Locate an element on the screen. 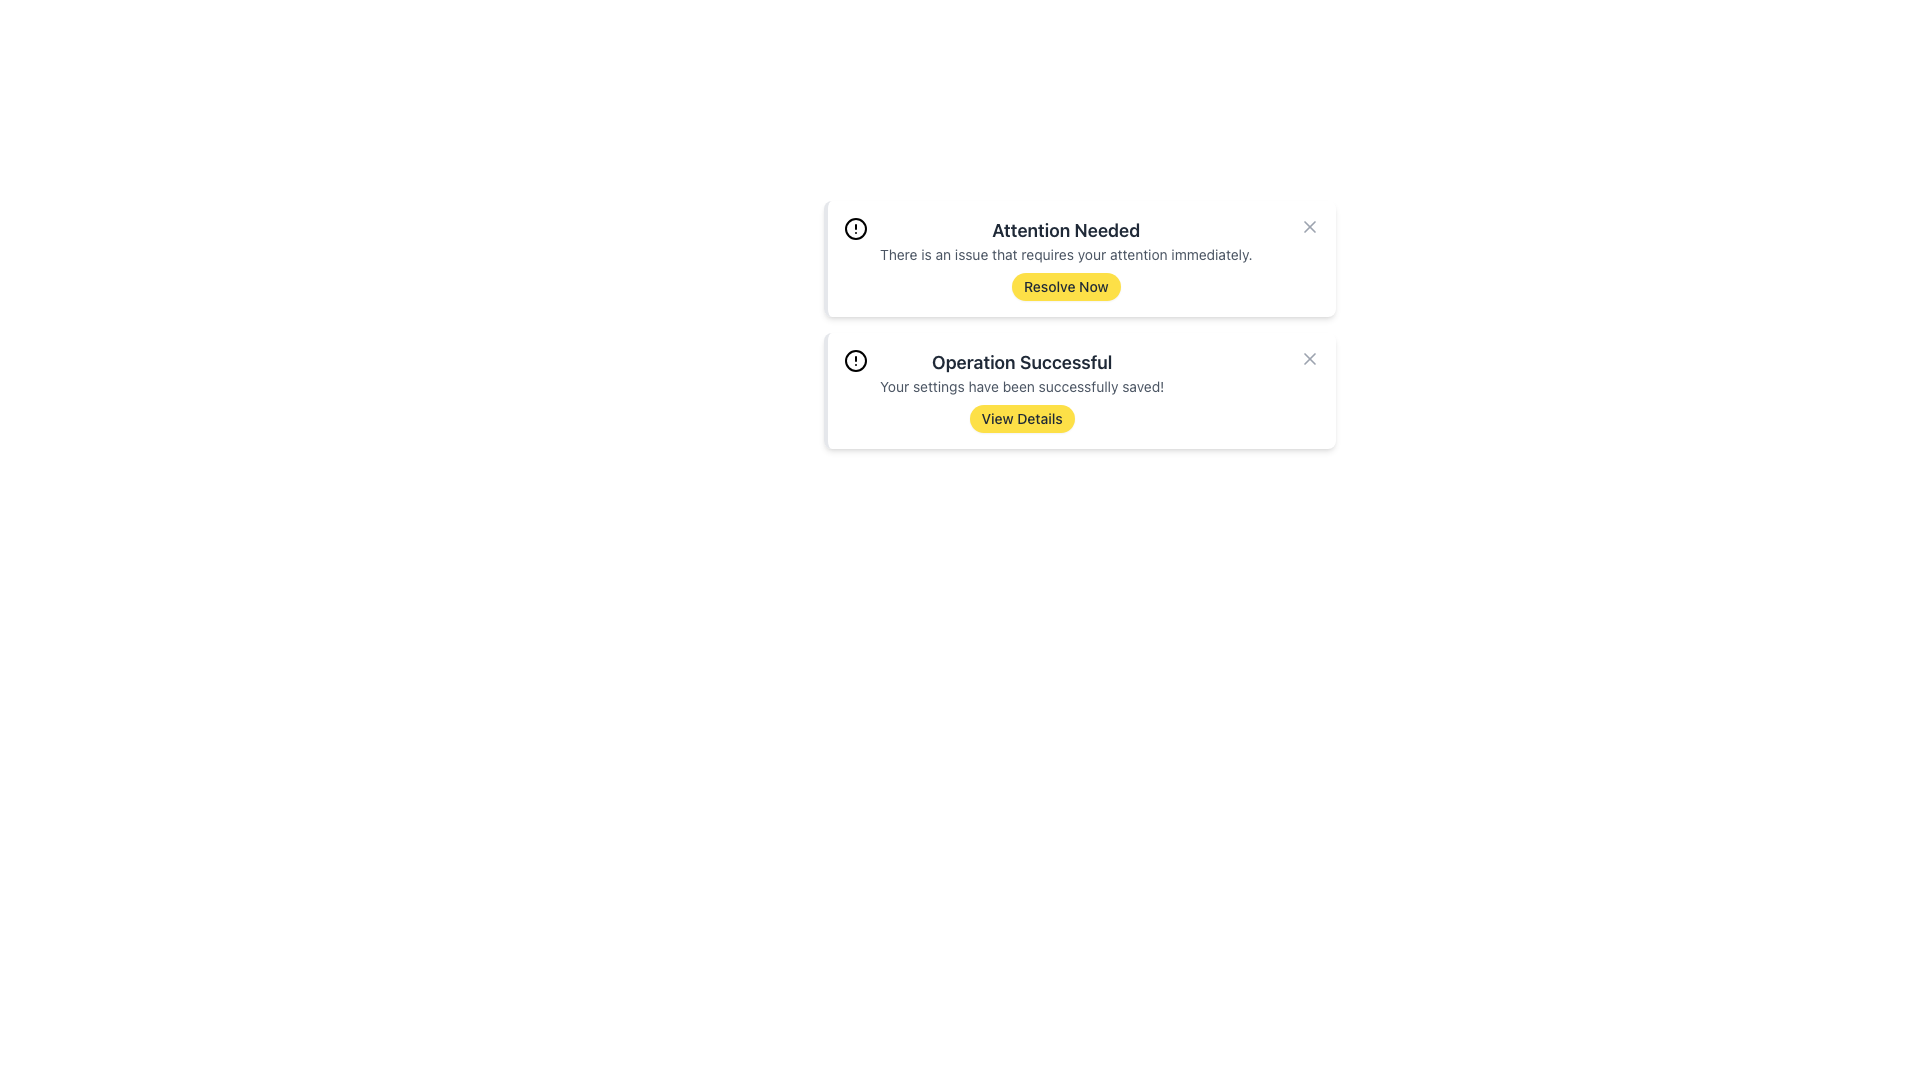 This screenshot has width=1920, height=1080. the SVG Circle Element, which is a black outlined circle located to the left of the 'Operation Successful' message in the lower notification box, as part of a larger interaction is located at coordinates (855, 361).